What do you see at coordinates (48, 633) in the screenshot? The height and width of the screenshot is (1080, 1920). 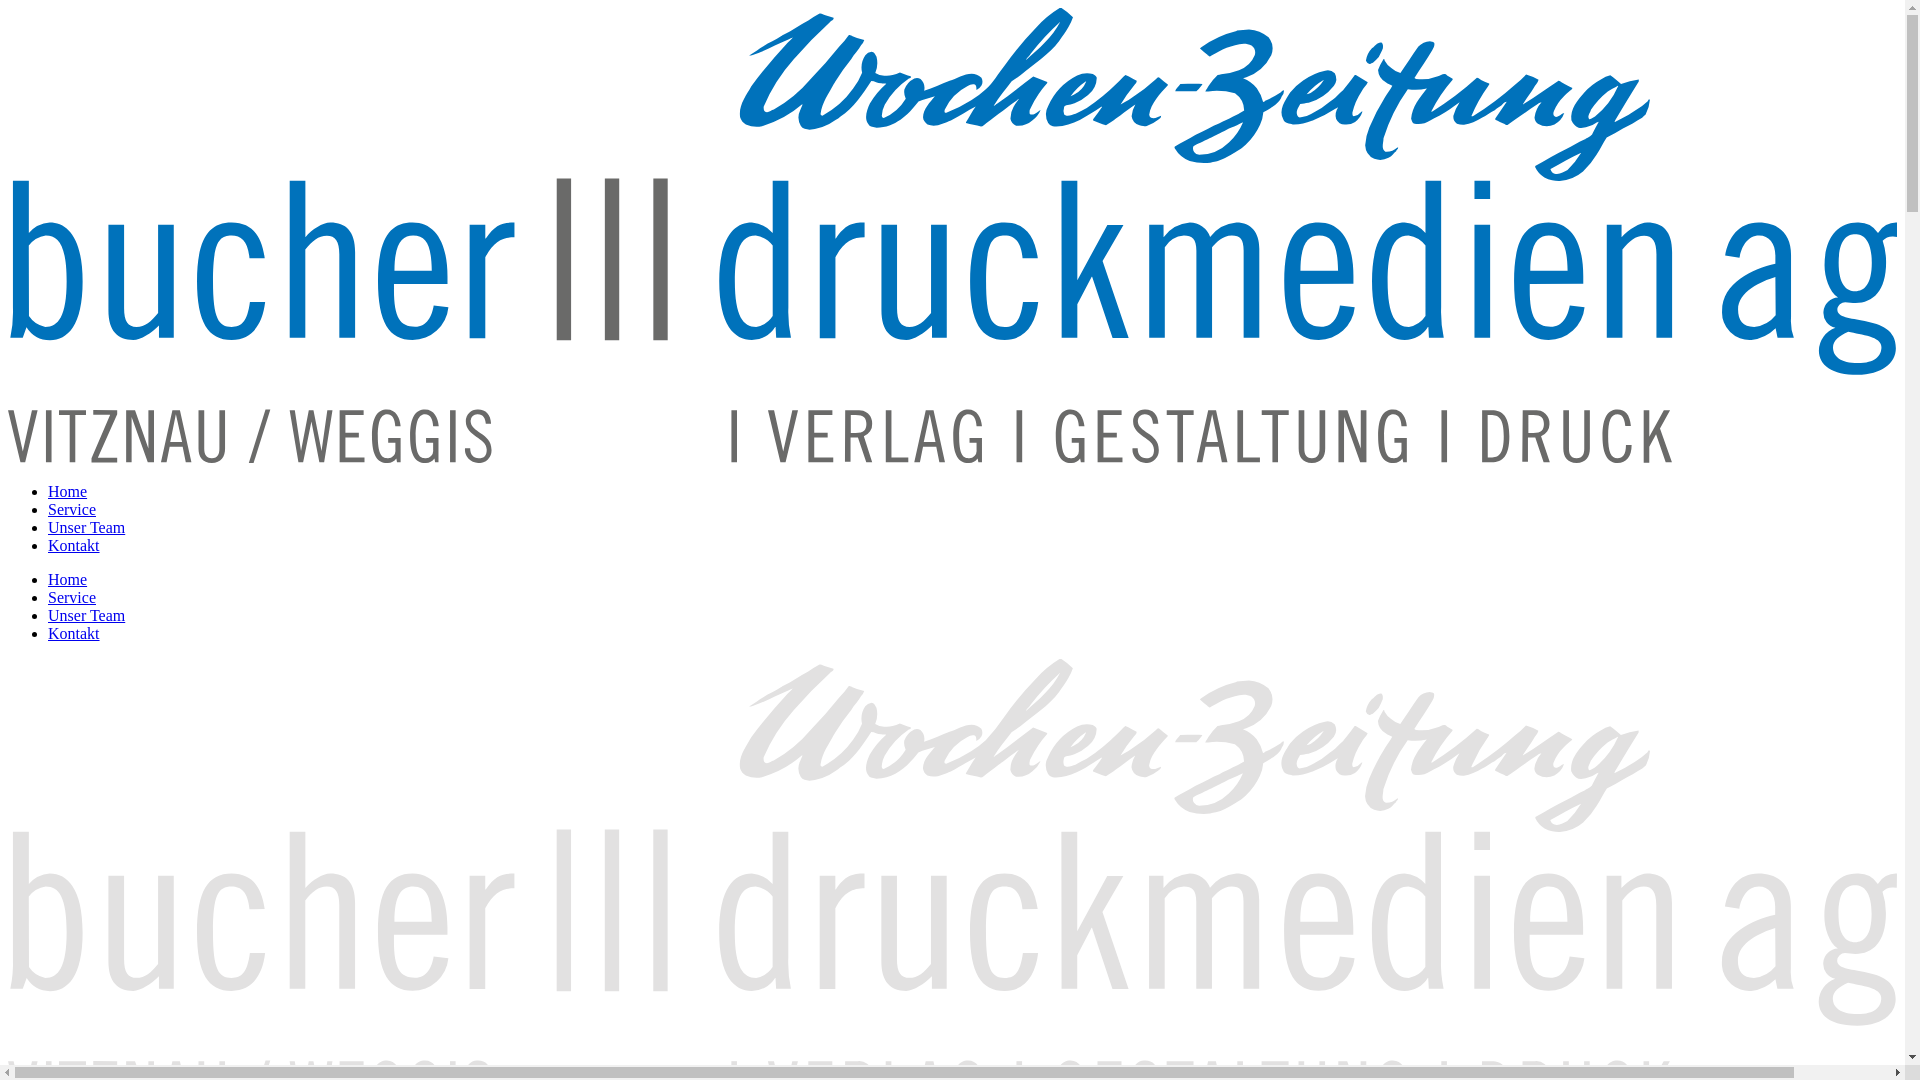 I see `'Kontakt'` at bounding box center [48, 633].